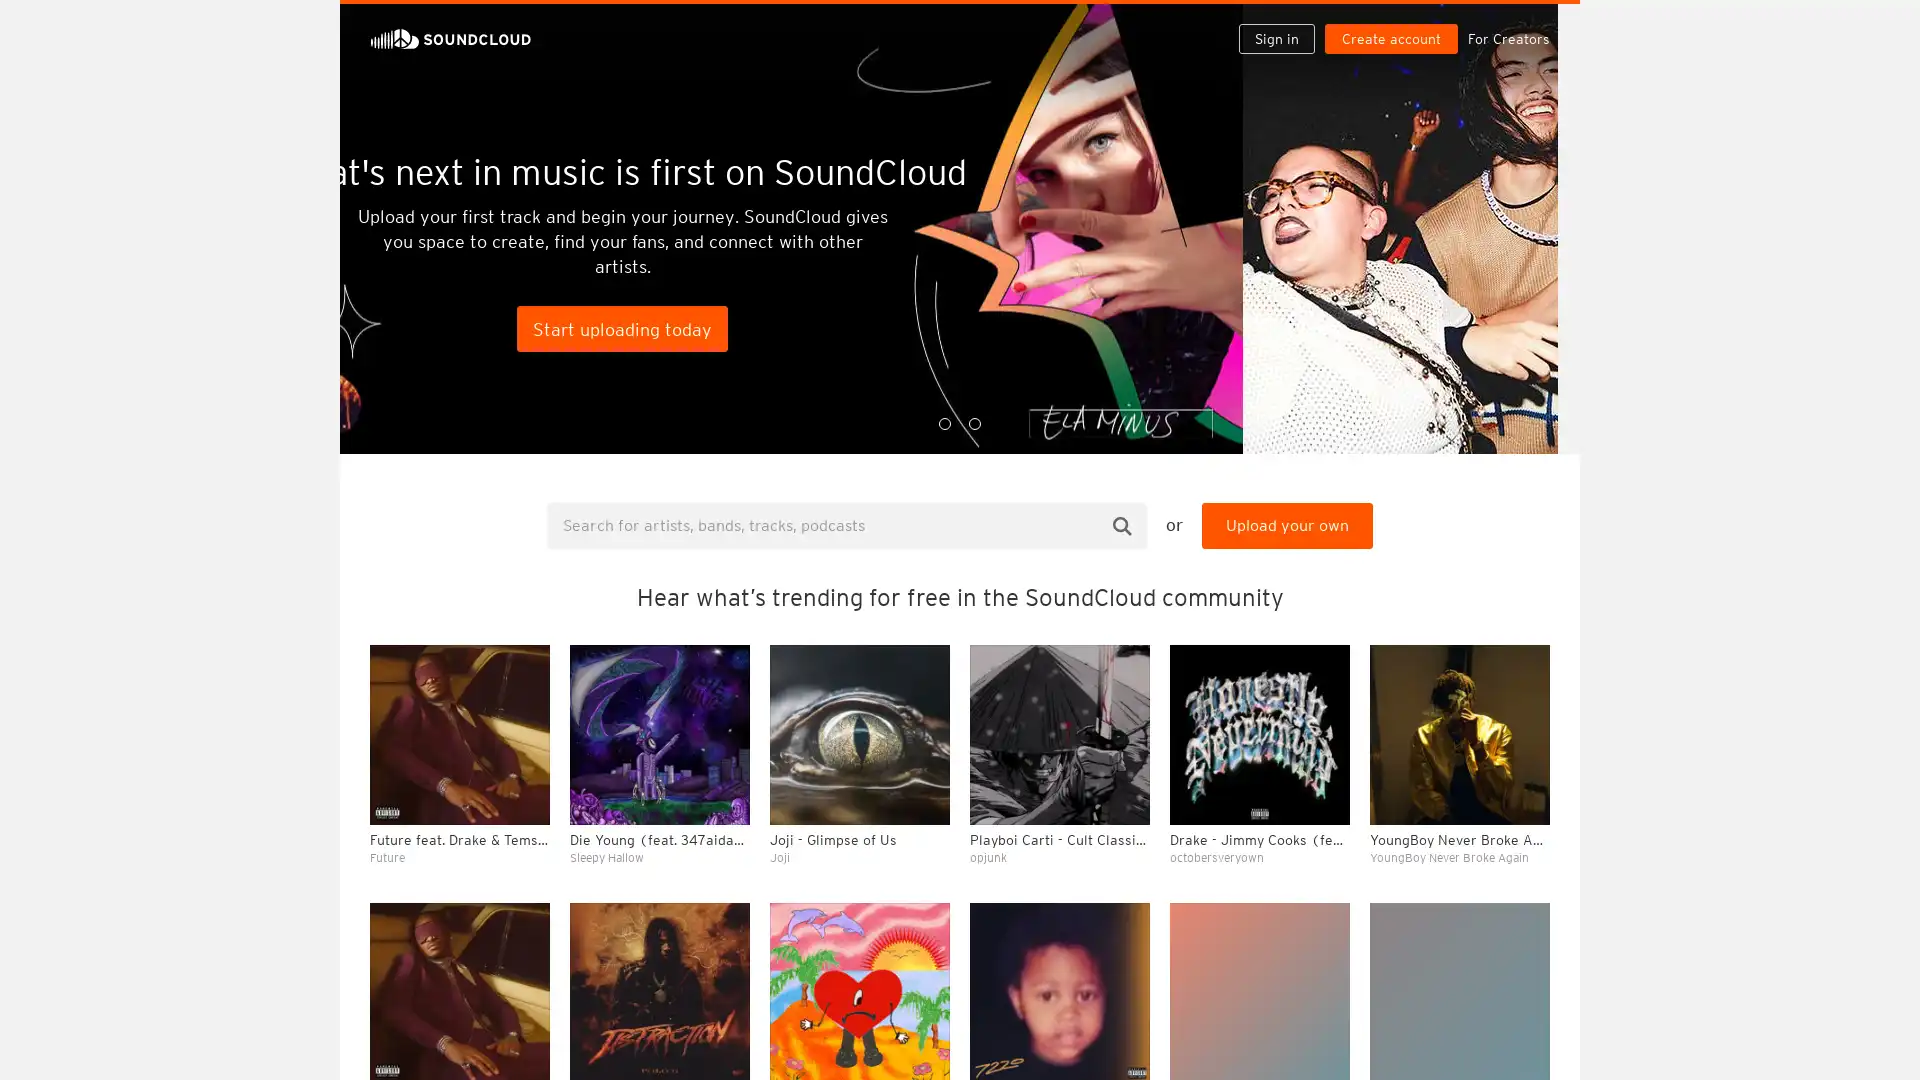  Describe the element at coordinates (1536, 546) in the screenshot. I see `Hide queue` at that location.